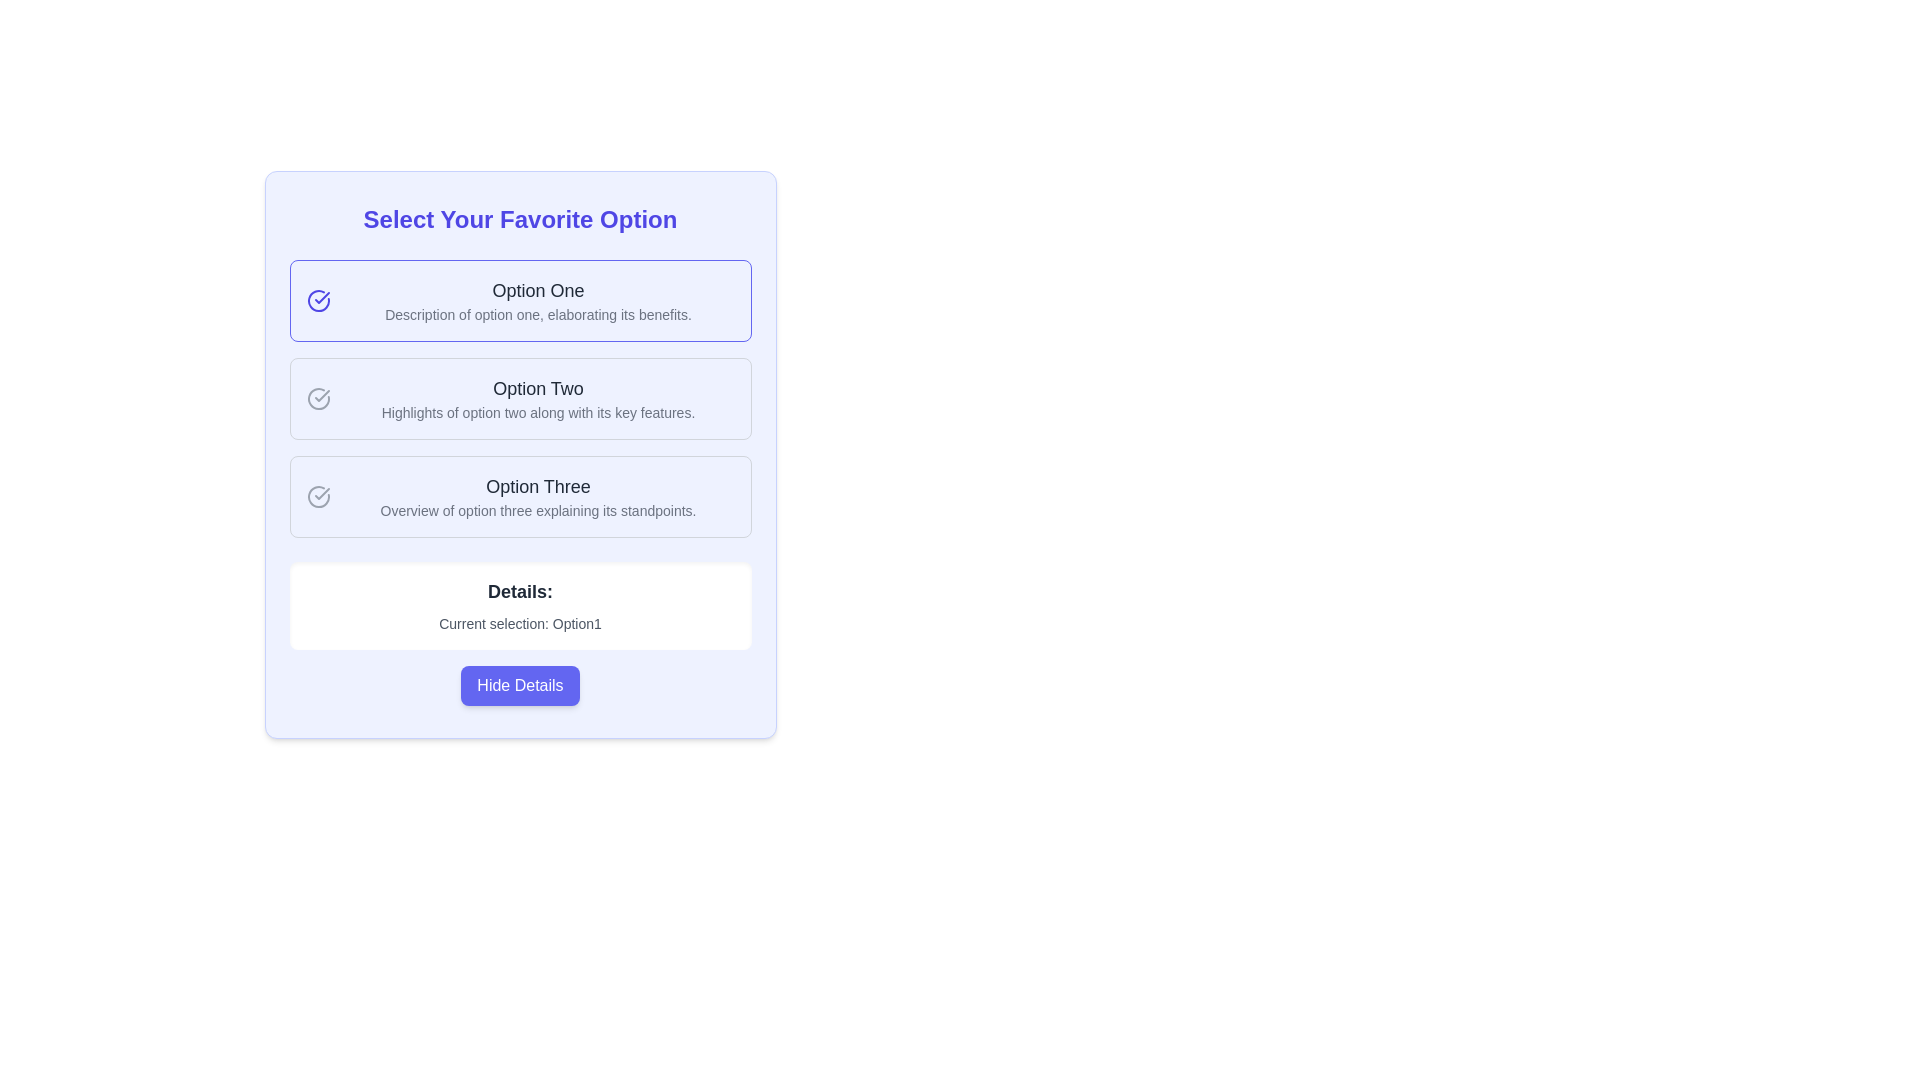 This screenshot has width=1920, height=1080. I want to click on the circular icon with a blue outline and a checkmark inside, located next to the text 'Option One' in the first option group, so click(317, 300).